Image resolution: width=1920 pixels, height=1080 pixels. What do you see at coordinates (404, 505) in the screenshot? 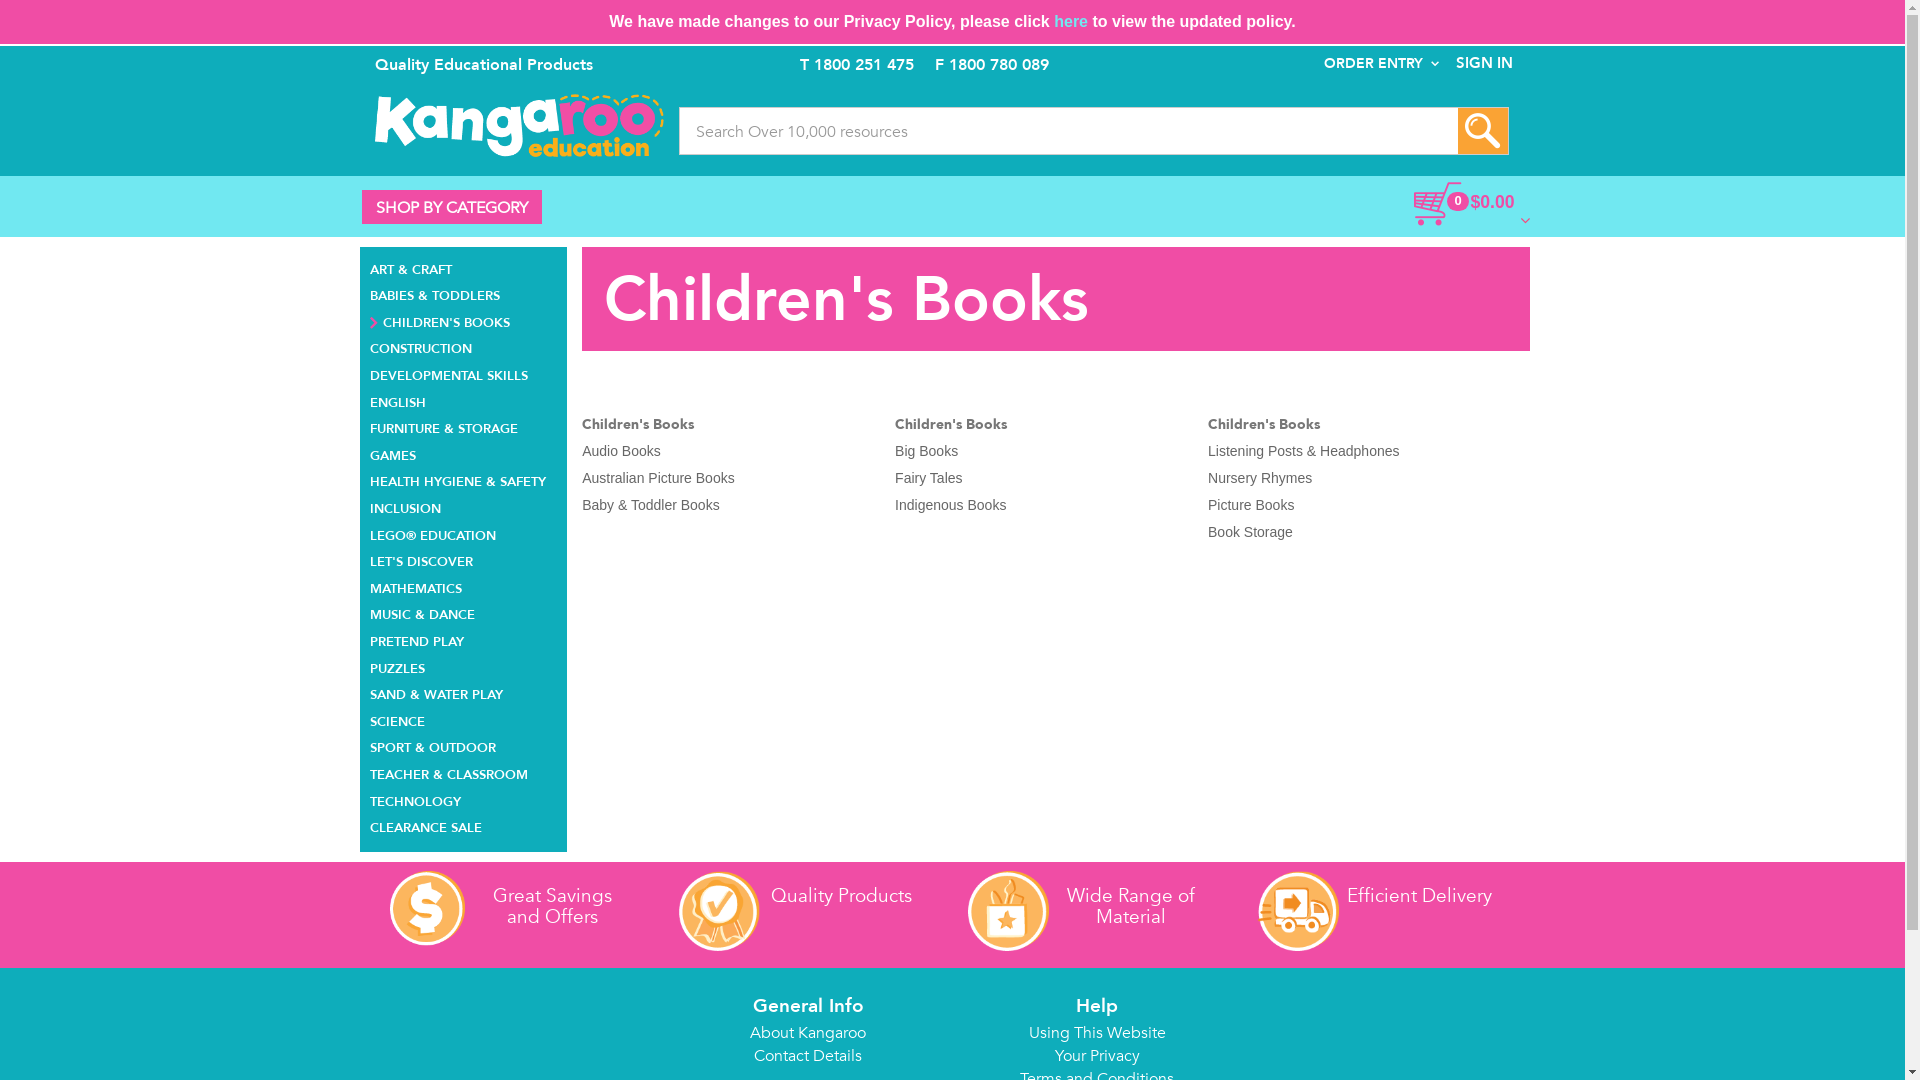
I see `'INCLUSION'` at bounding box center [404, 505].